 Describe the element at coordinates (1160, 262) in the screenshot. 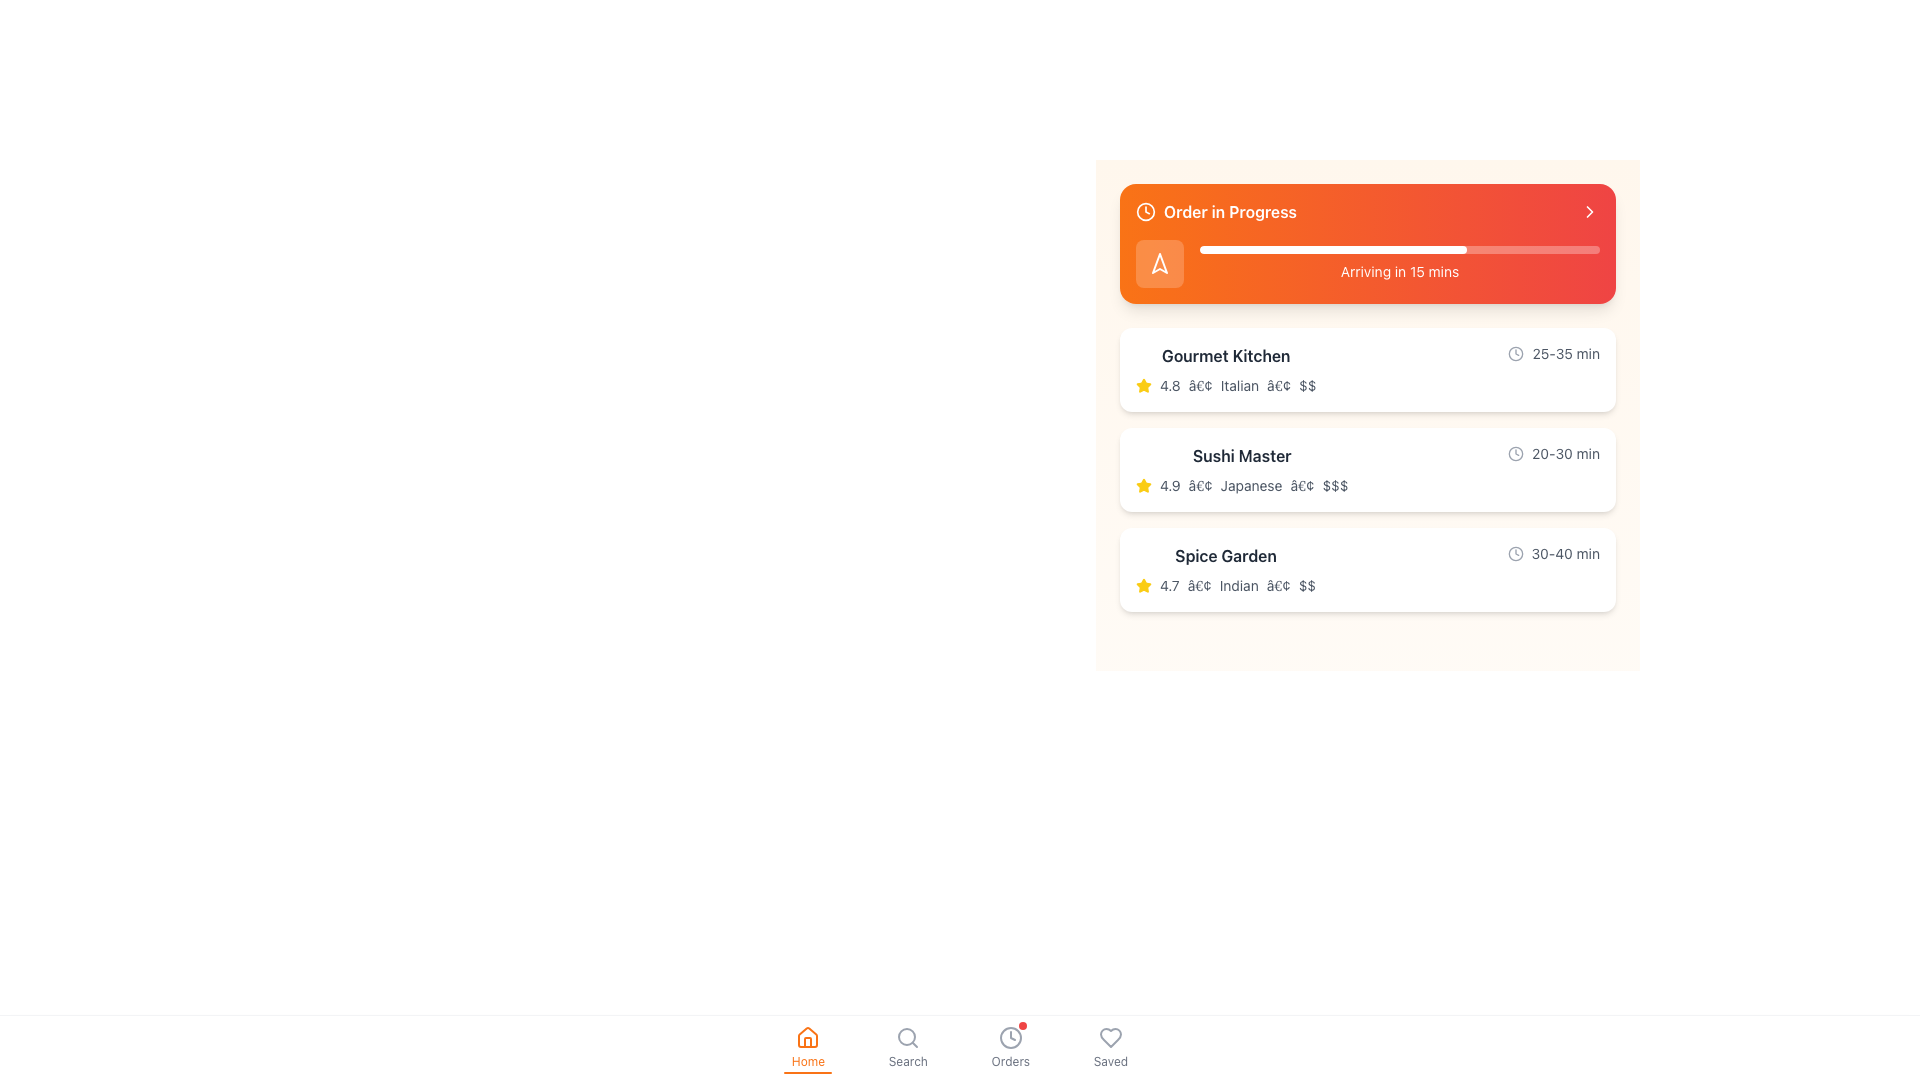

I see `the square-shaped icon with an orange background and a white downward arrow, located on the far left of the 'Arriving in 15 mins' group, next to the progress bar` at that location.